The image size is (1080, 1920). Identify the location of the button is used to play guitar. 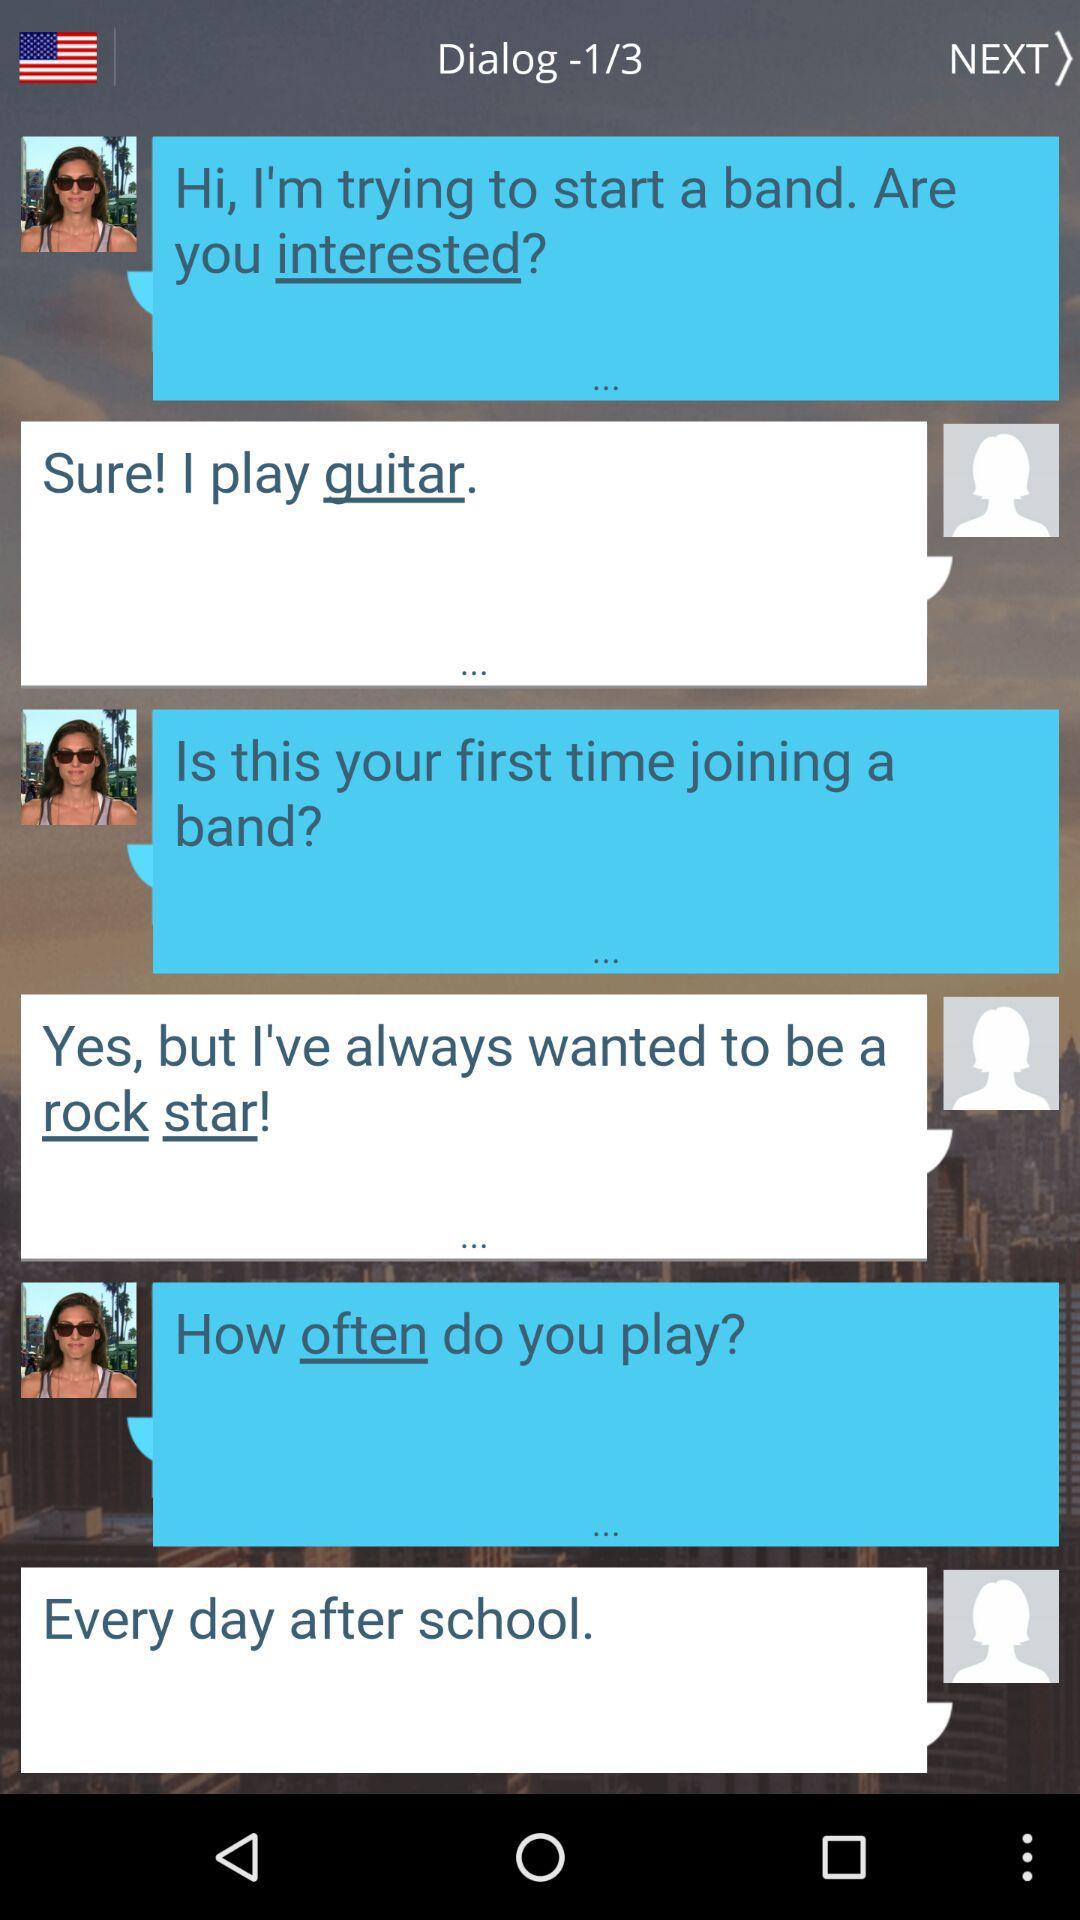
(474, 529).